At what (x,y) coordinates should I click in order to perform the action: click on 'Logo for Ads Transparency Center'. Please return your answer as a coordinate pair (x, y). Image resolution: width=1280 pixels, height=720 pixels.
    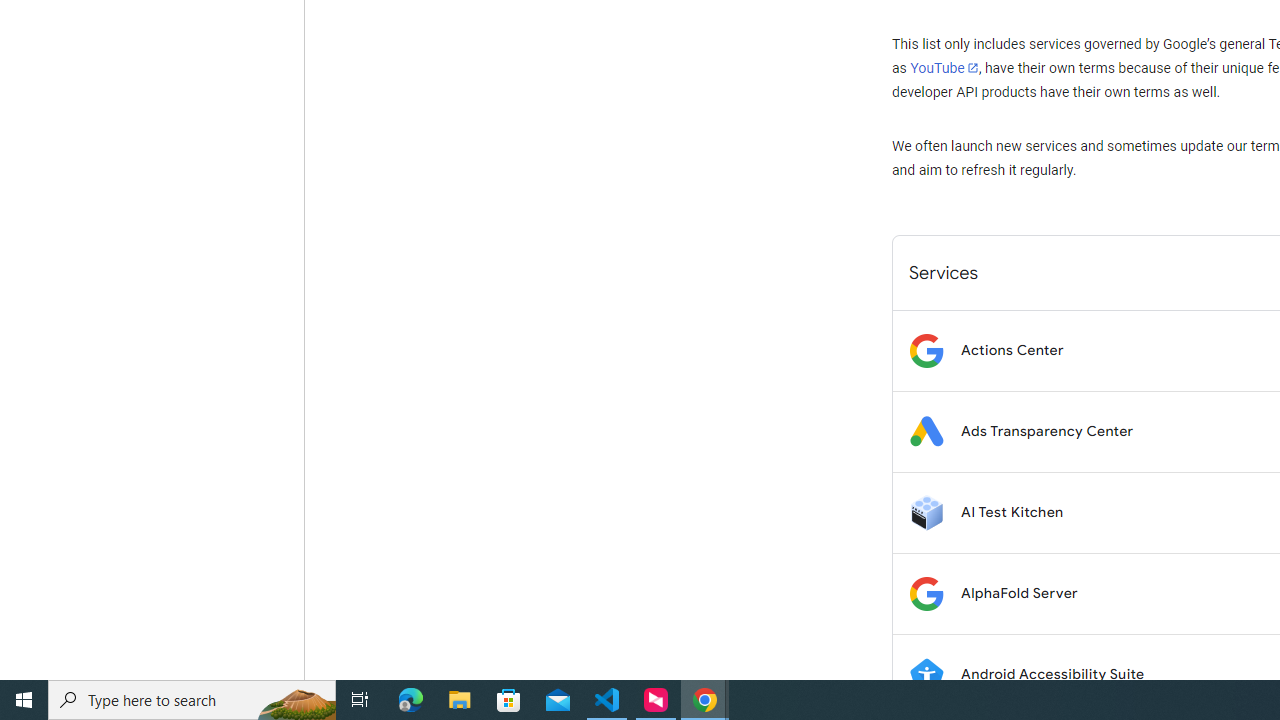
    Looking at the image, I should click on (925, 430).